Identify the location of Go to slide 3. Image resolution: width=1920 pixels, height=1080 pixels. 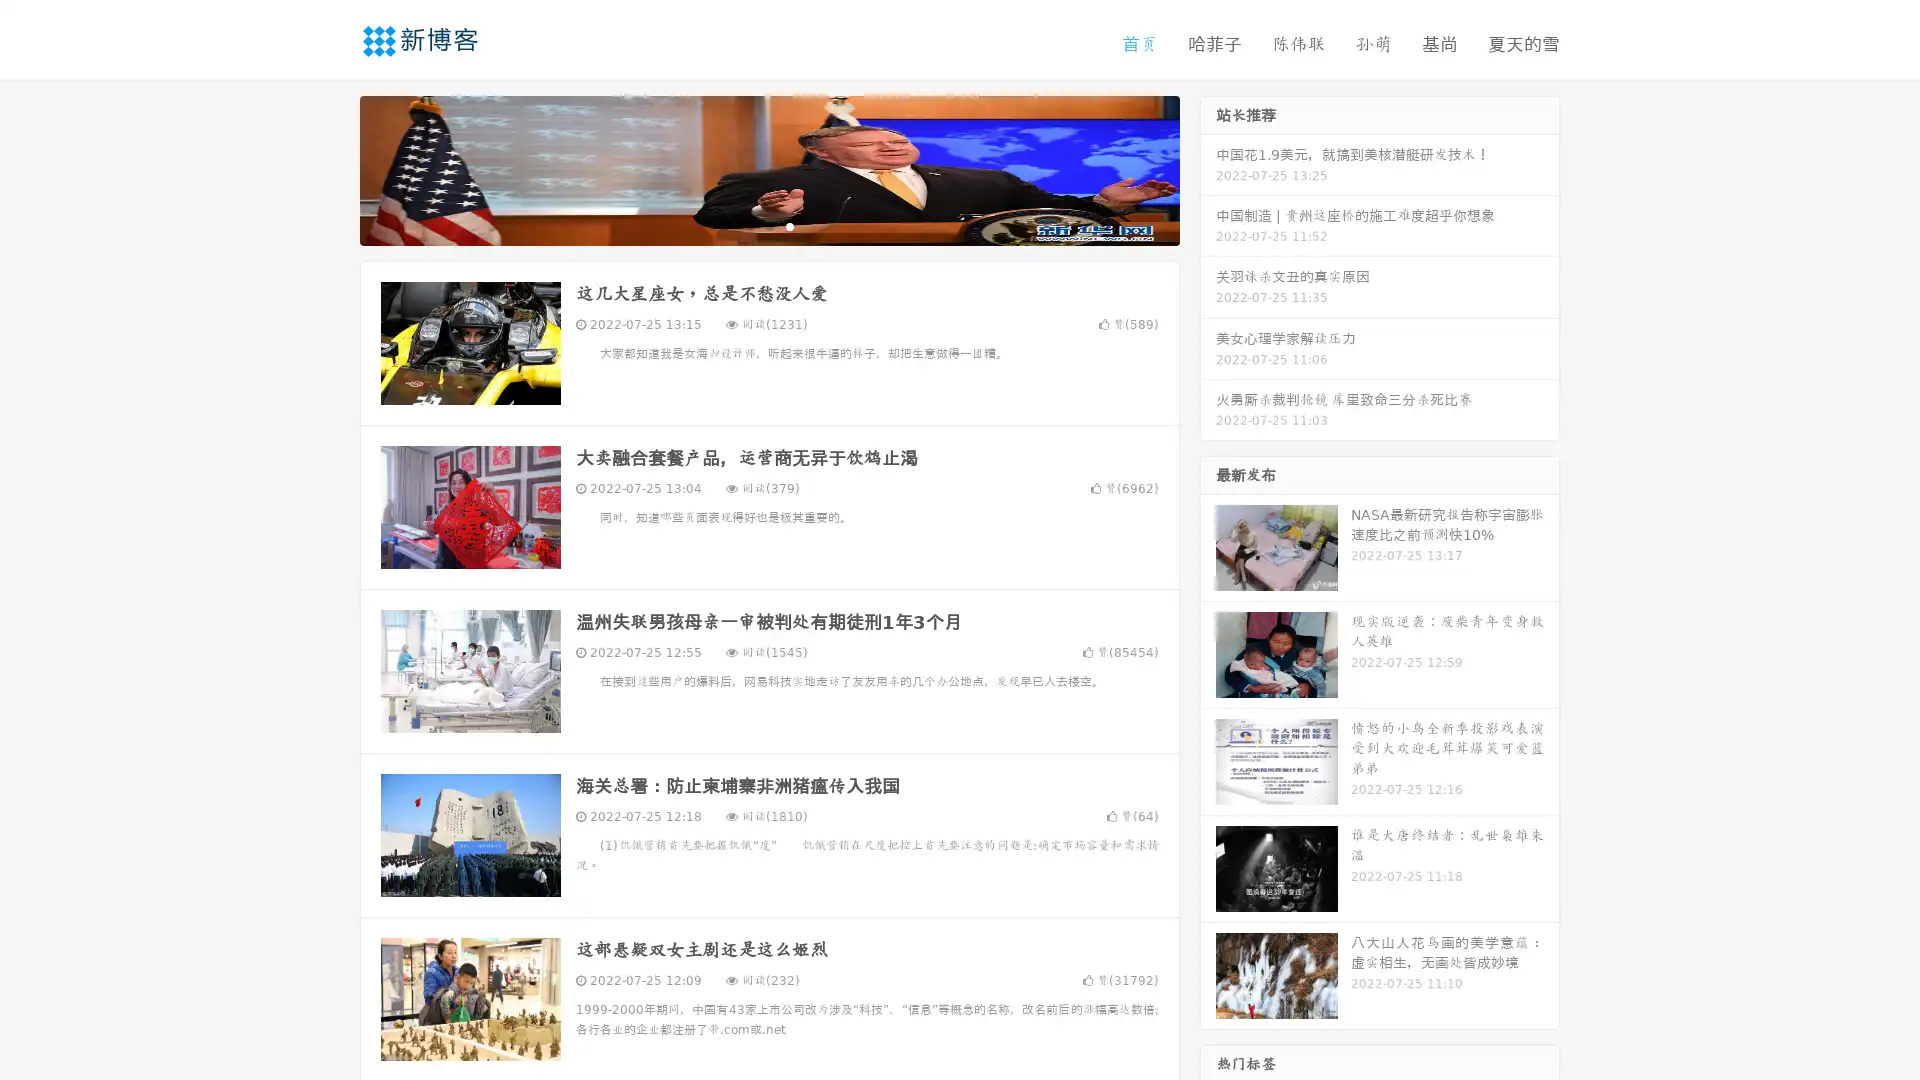
(789, 225).